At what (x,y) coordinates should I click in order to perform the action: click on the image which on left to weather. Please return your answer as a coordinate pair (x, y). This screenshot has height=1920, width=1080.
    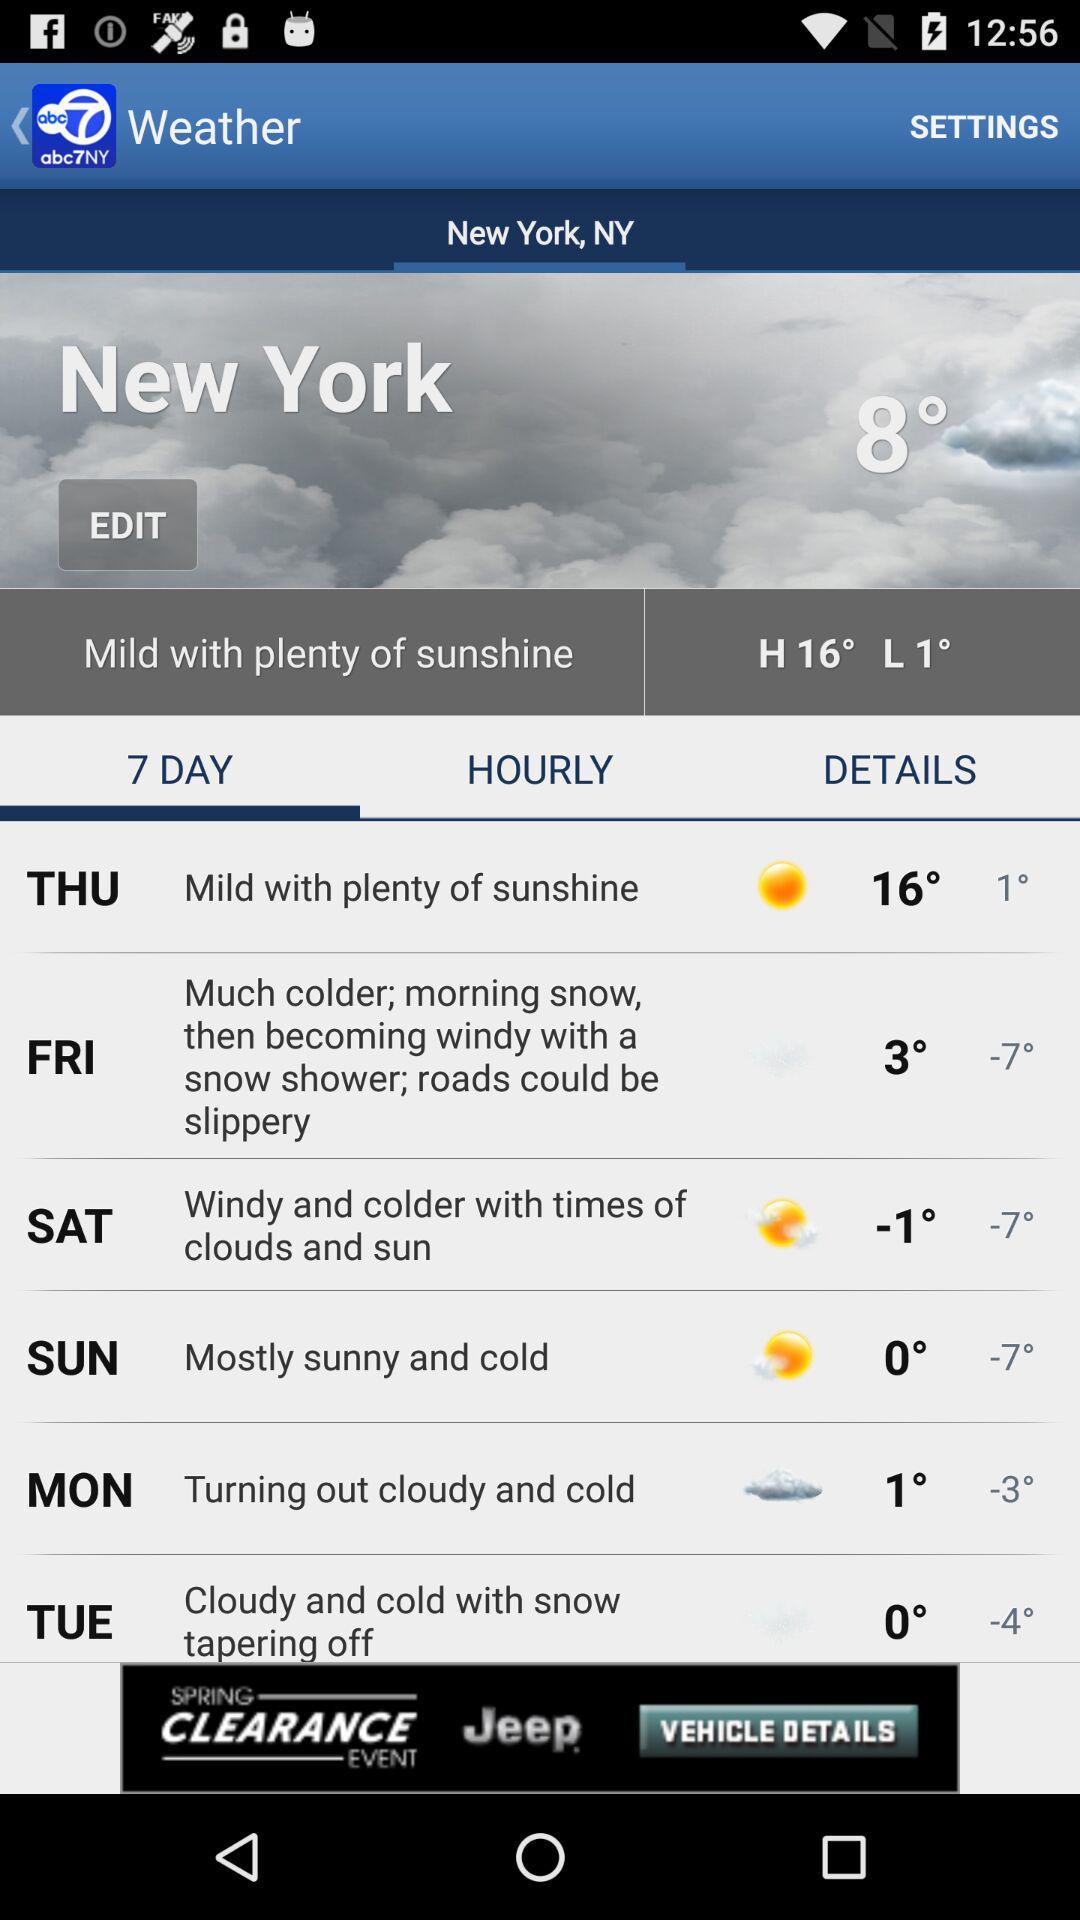
    Looking at the image, I should click on (72, 124).